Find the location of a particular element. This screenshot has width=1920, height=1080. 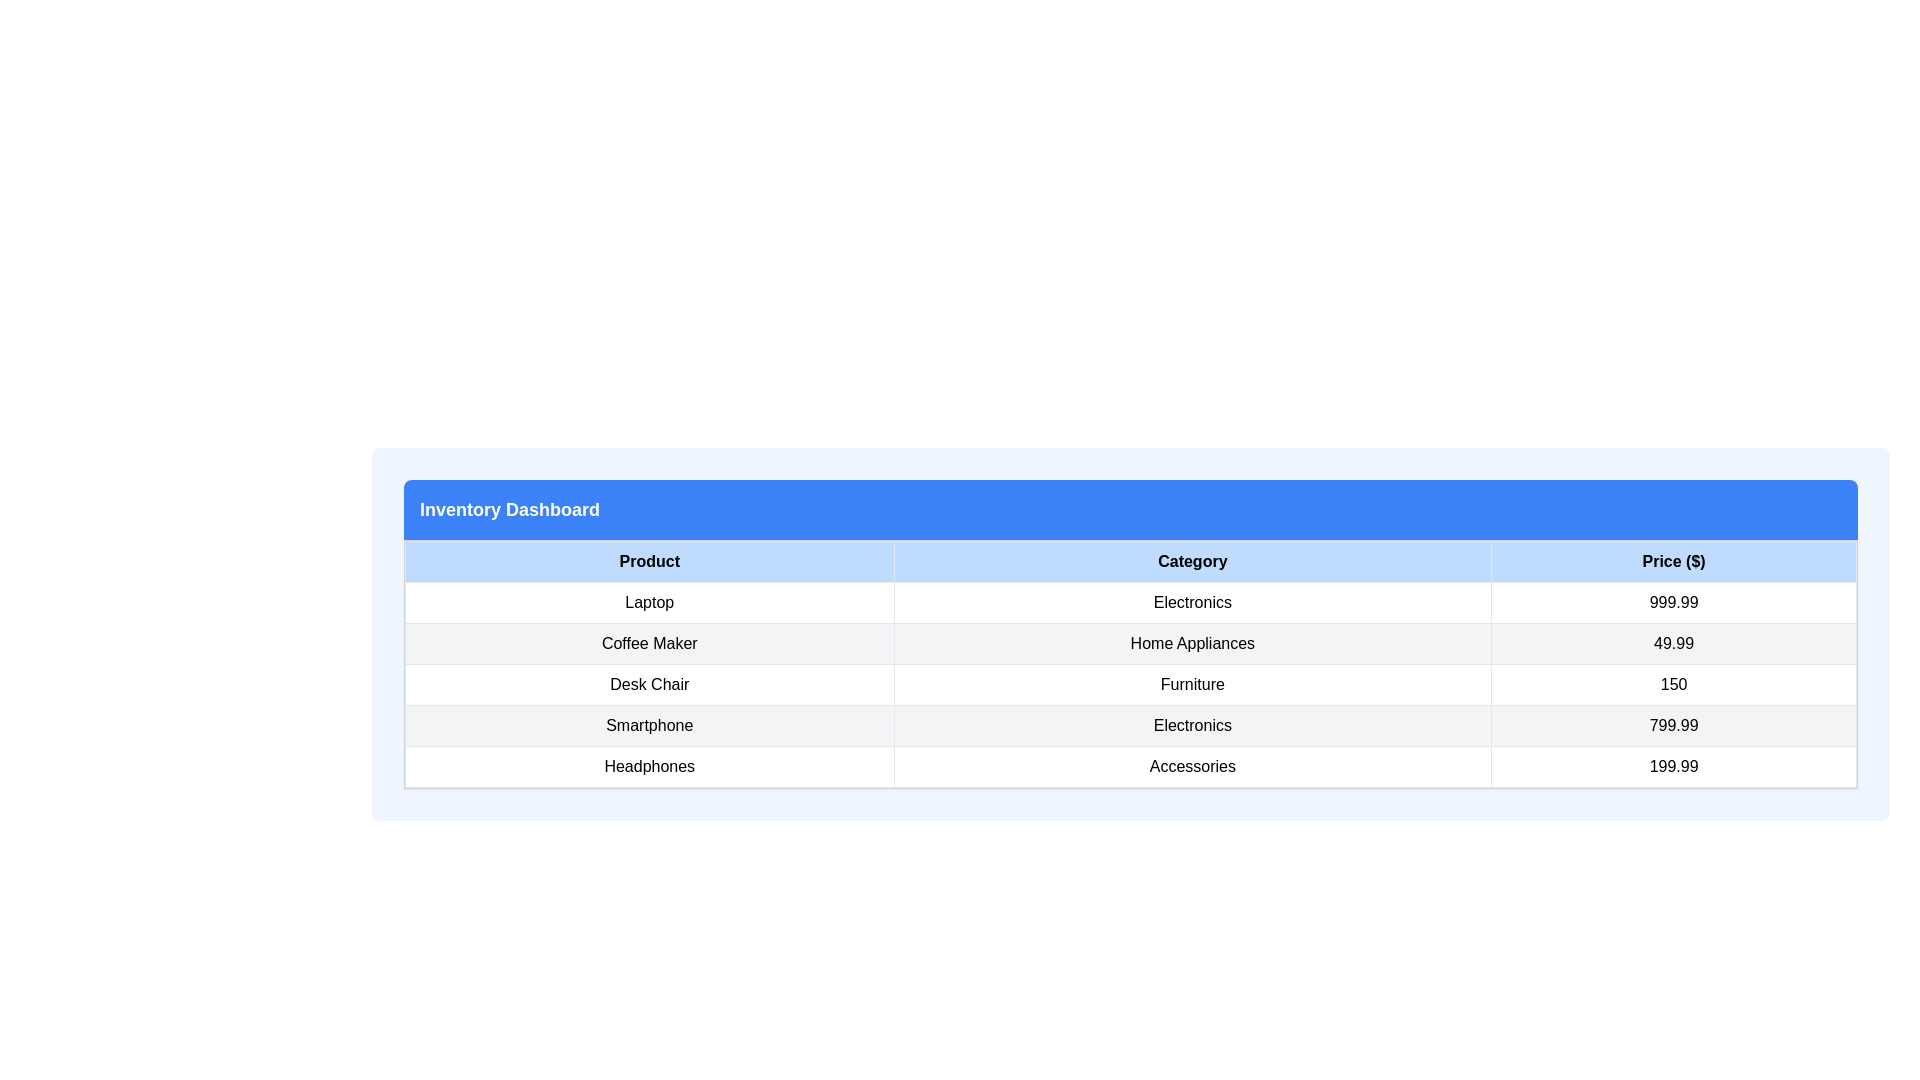

the Text label indicating 'Furniture' for the product 'Desk Chair' located in the 'Category' column of the third row in the table is located at coordinates (1192, 684).